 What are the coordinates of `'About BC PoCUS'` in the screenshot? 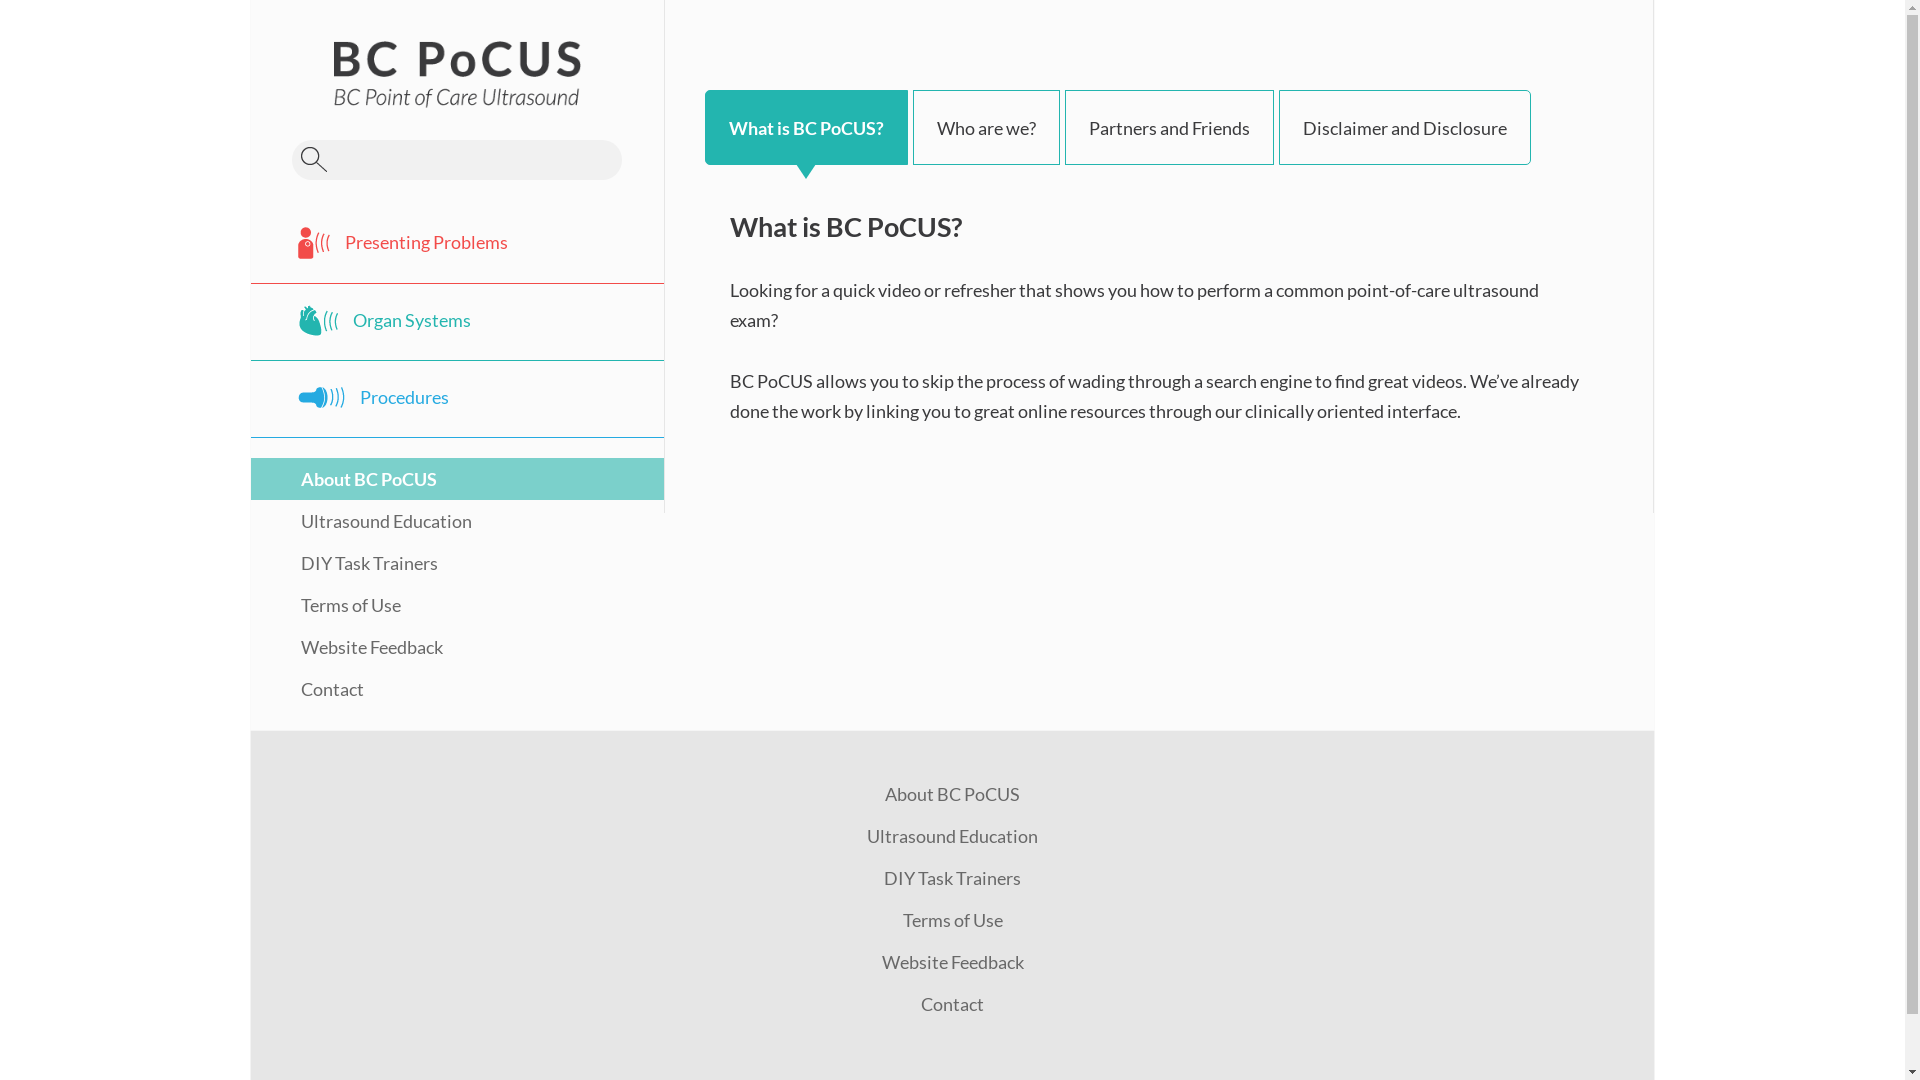 It's located at (344, 478).